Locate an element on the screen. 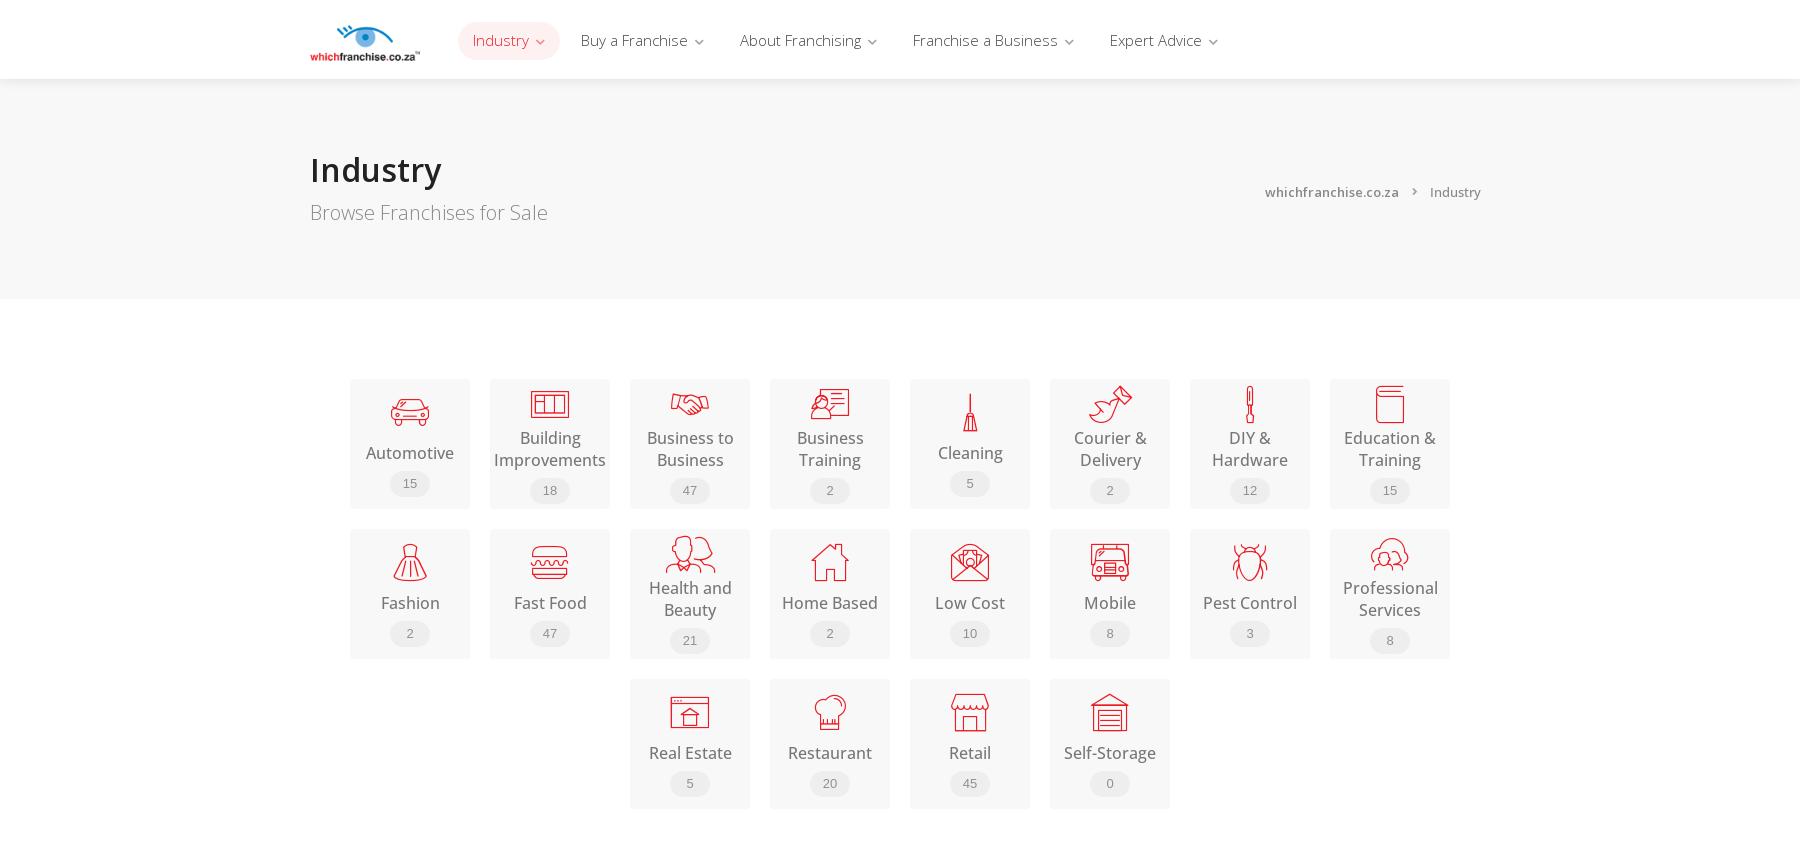 This screenshot has width=1800, height=859. 'Health and Beauty' is located at coordinates (688, 598).